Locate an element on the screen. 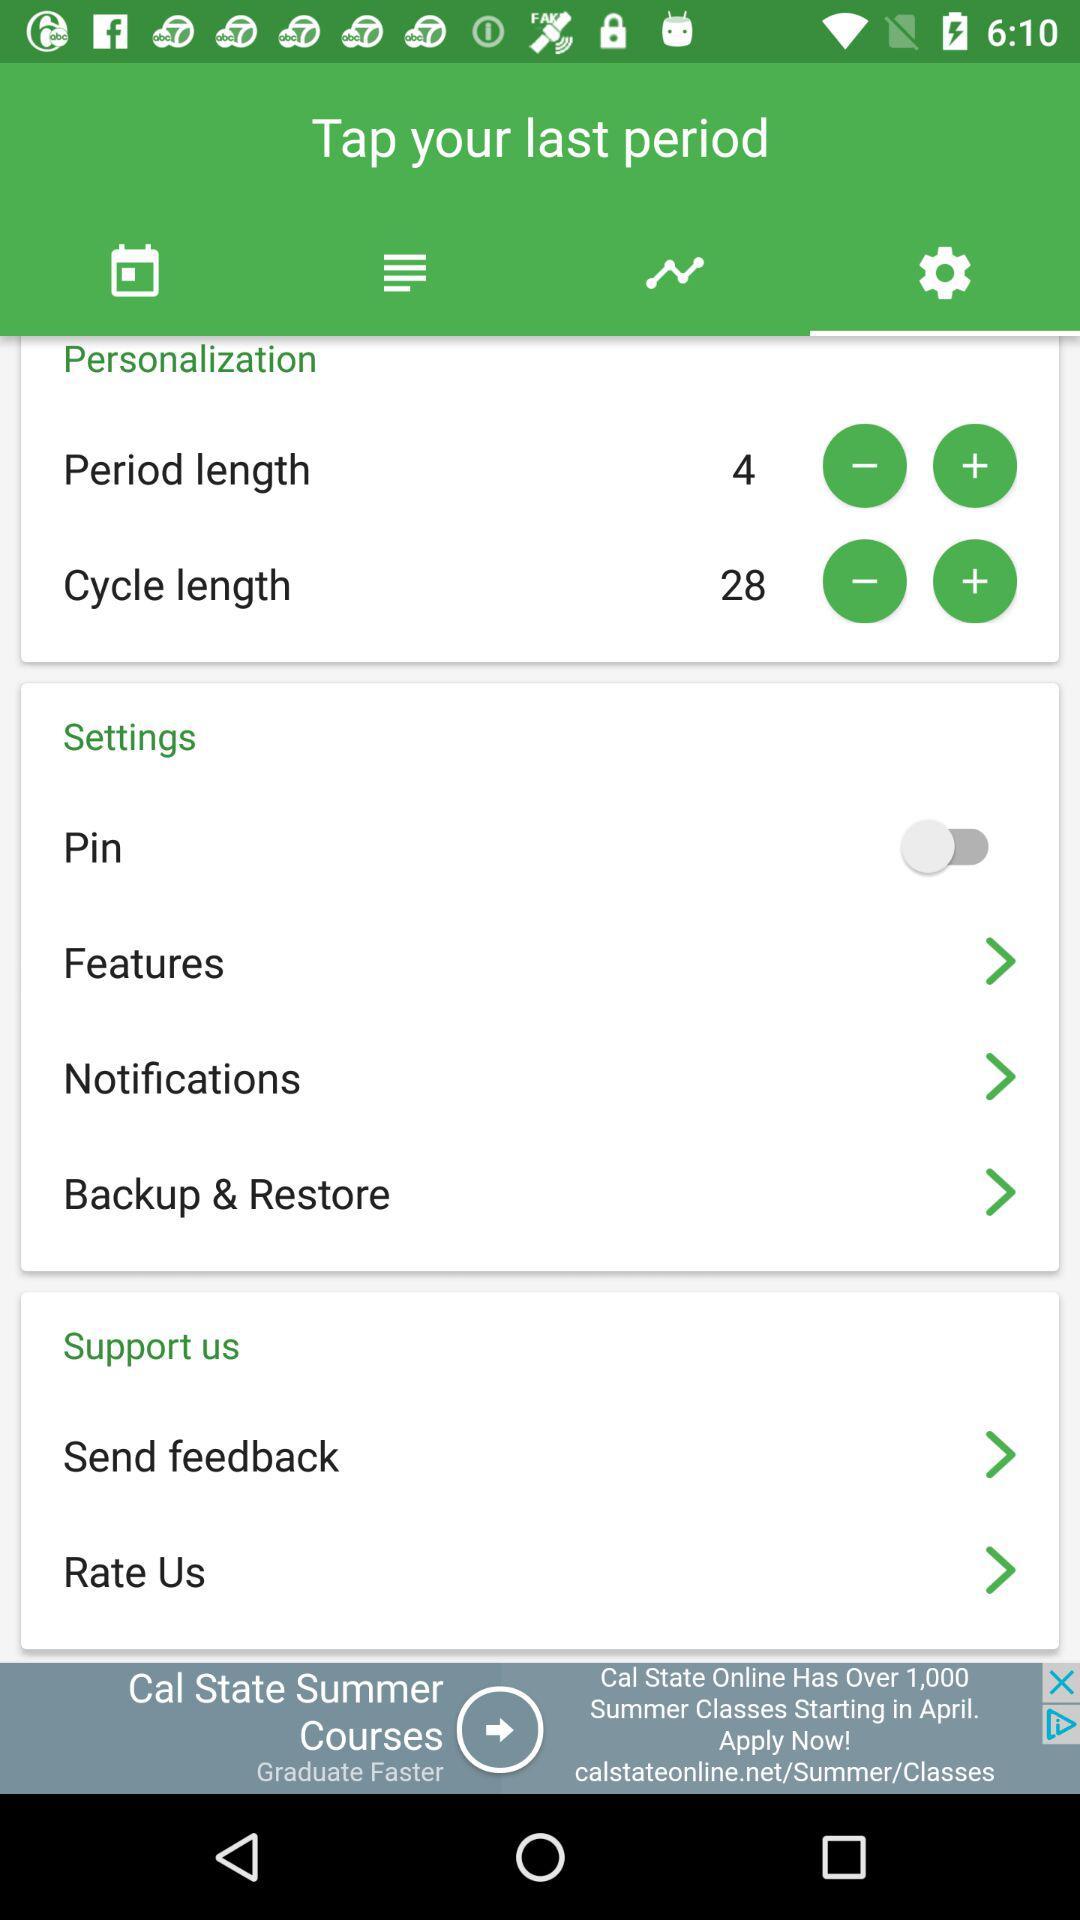  on is located at coordinates (953, 845).